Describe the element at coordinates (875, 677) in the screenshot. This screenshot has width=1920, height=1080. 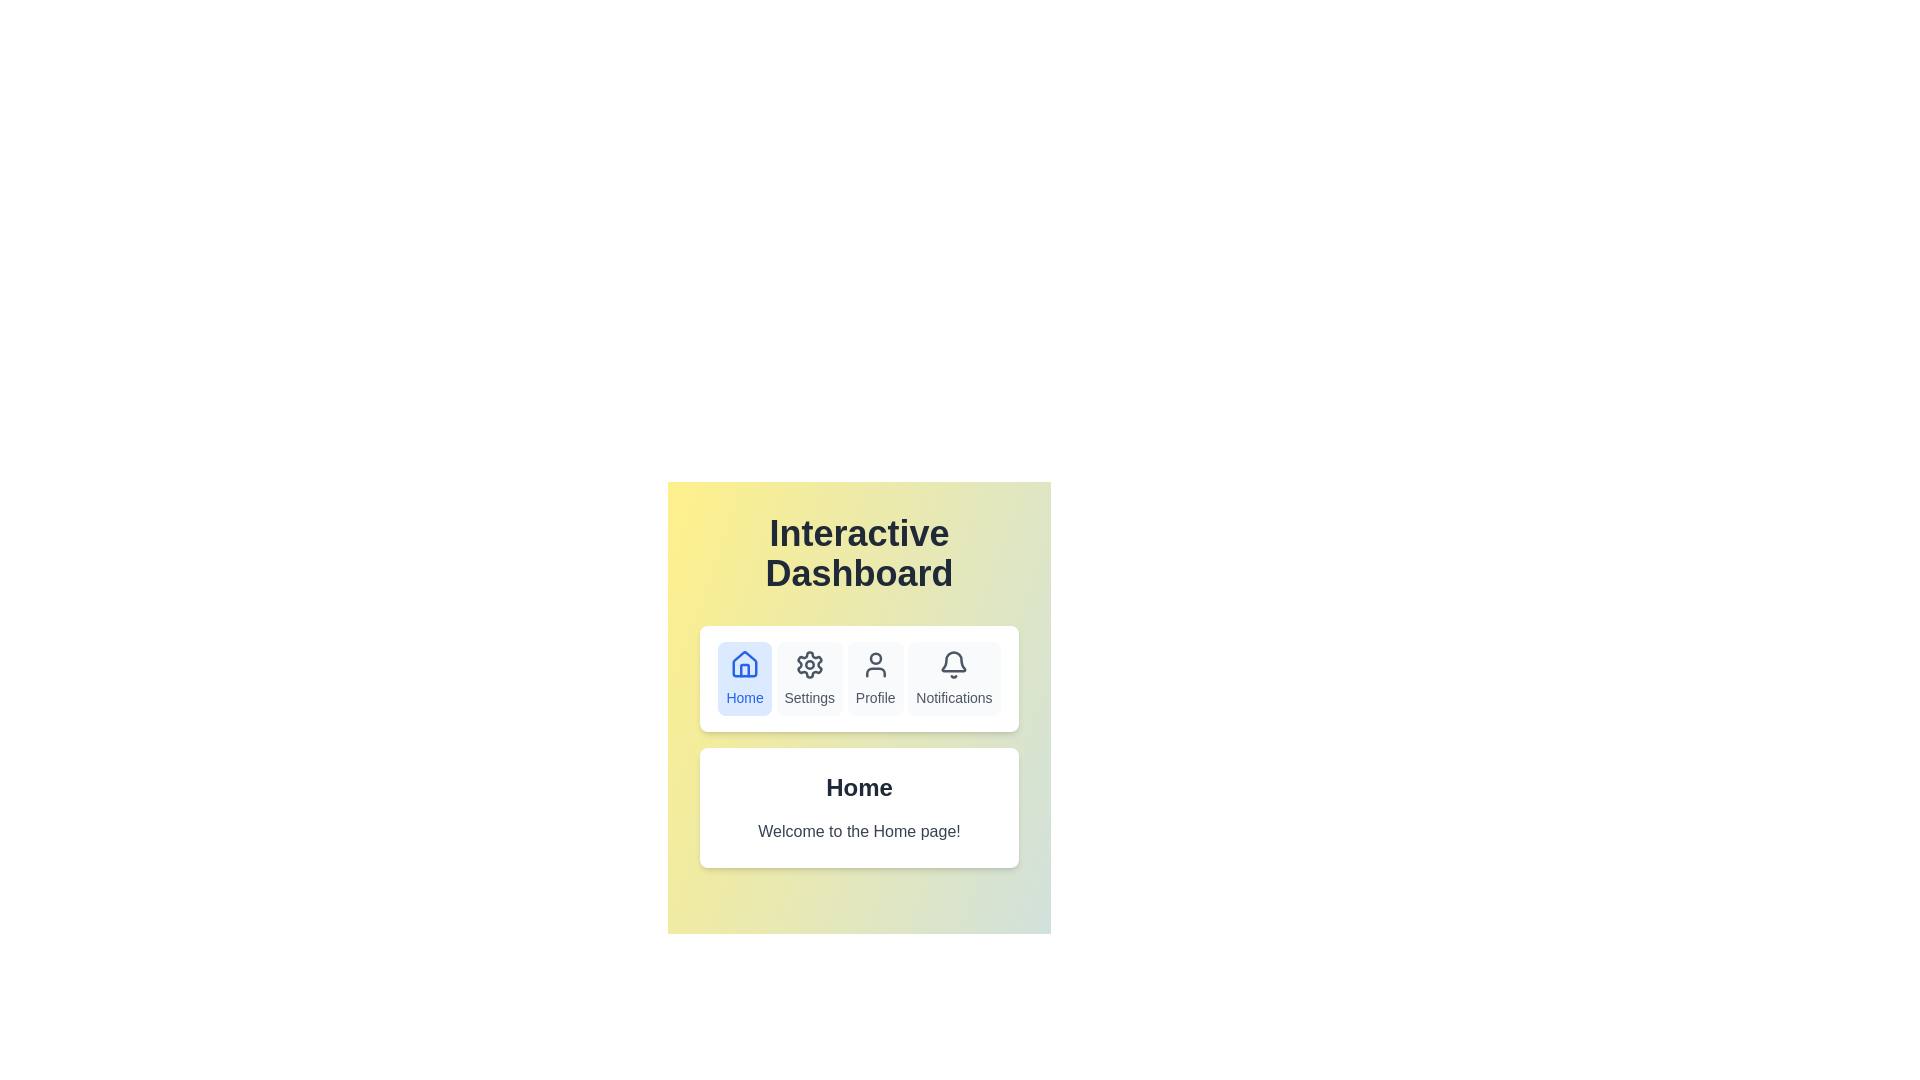
I see `the navigation bar buttons to observe their visual feedback. Specify the button name as Profile` at that location.